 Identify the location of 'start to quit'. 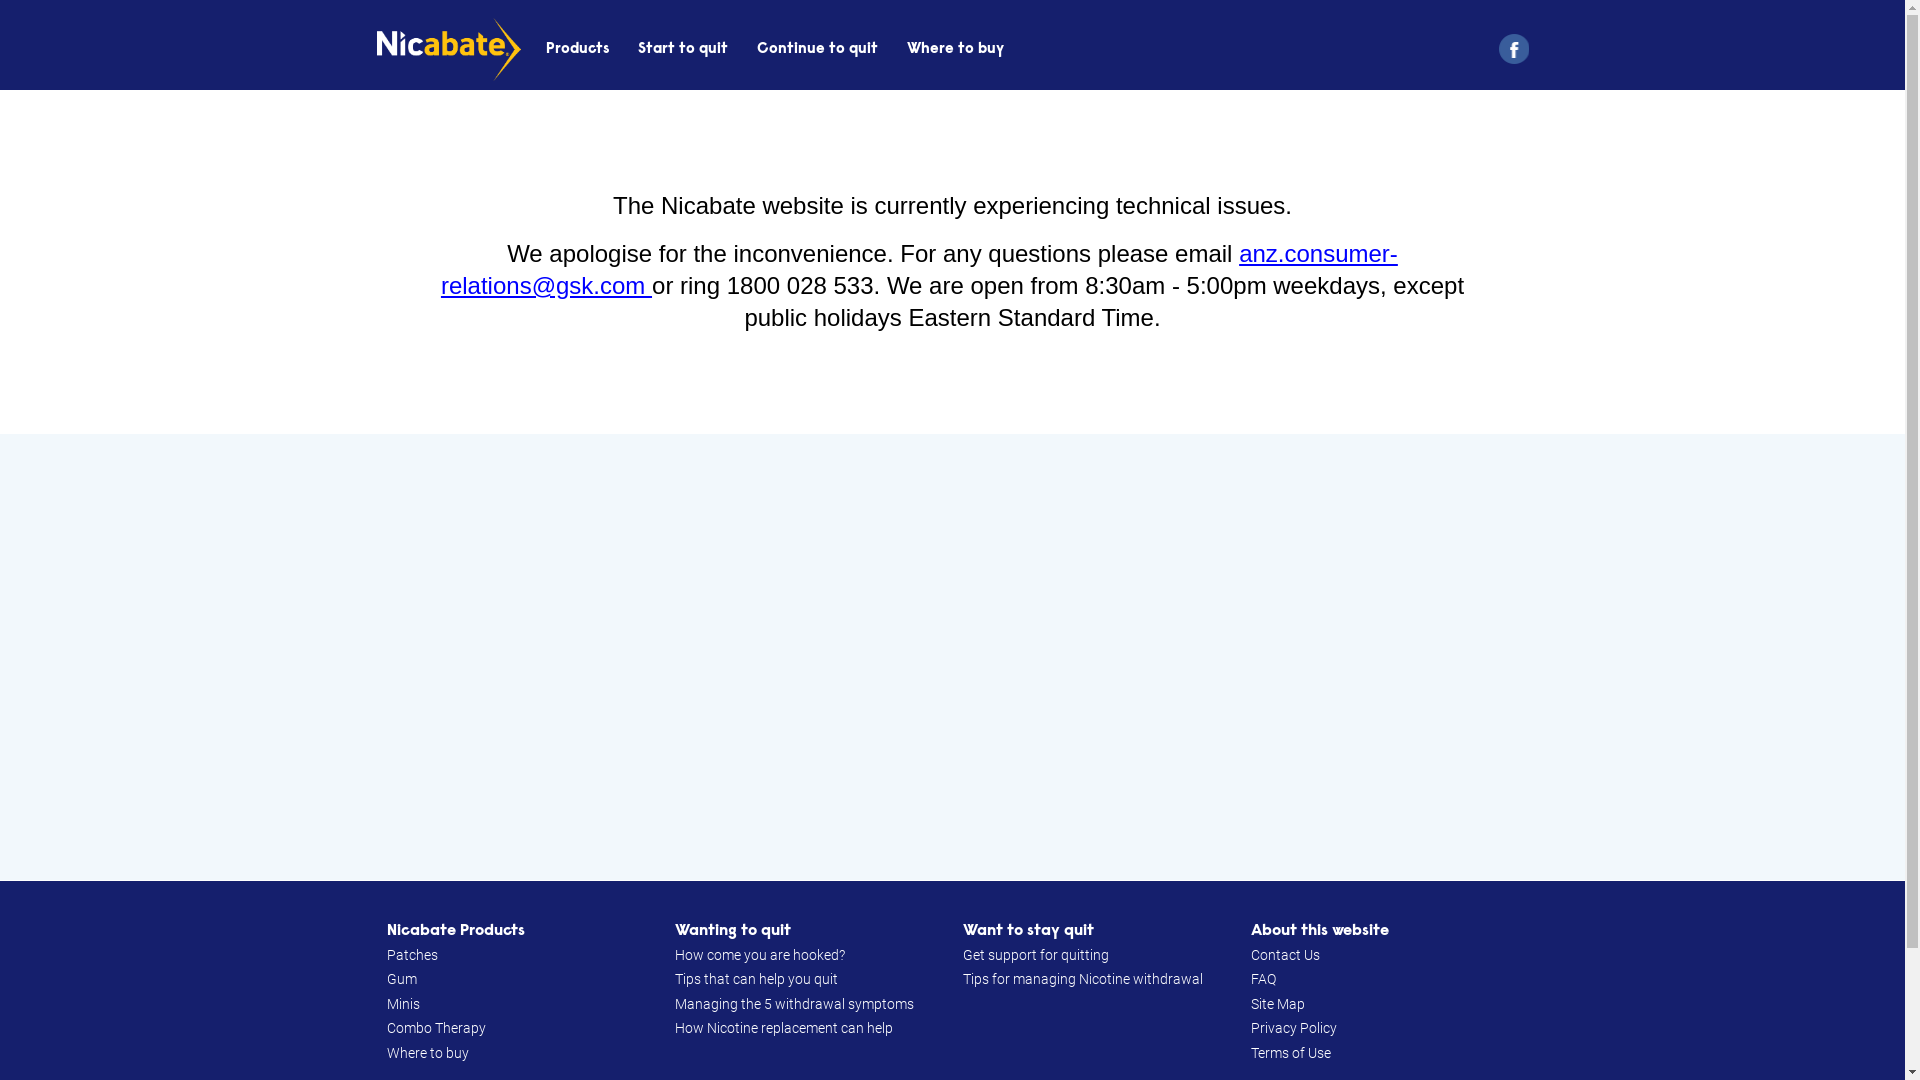
(682, 48).